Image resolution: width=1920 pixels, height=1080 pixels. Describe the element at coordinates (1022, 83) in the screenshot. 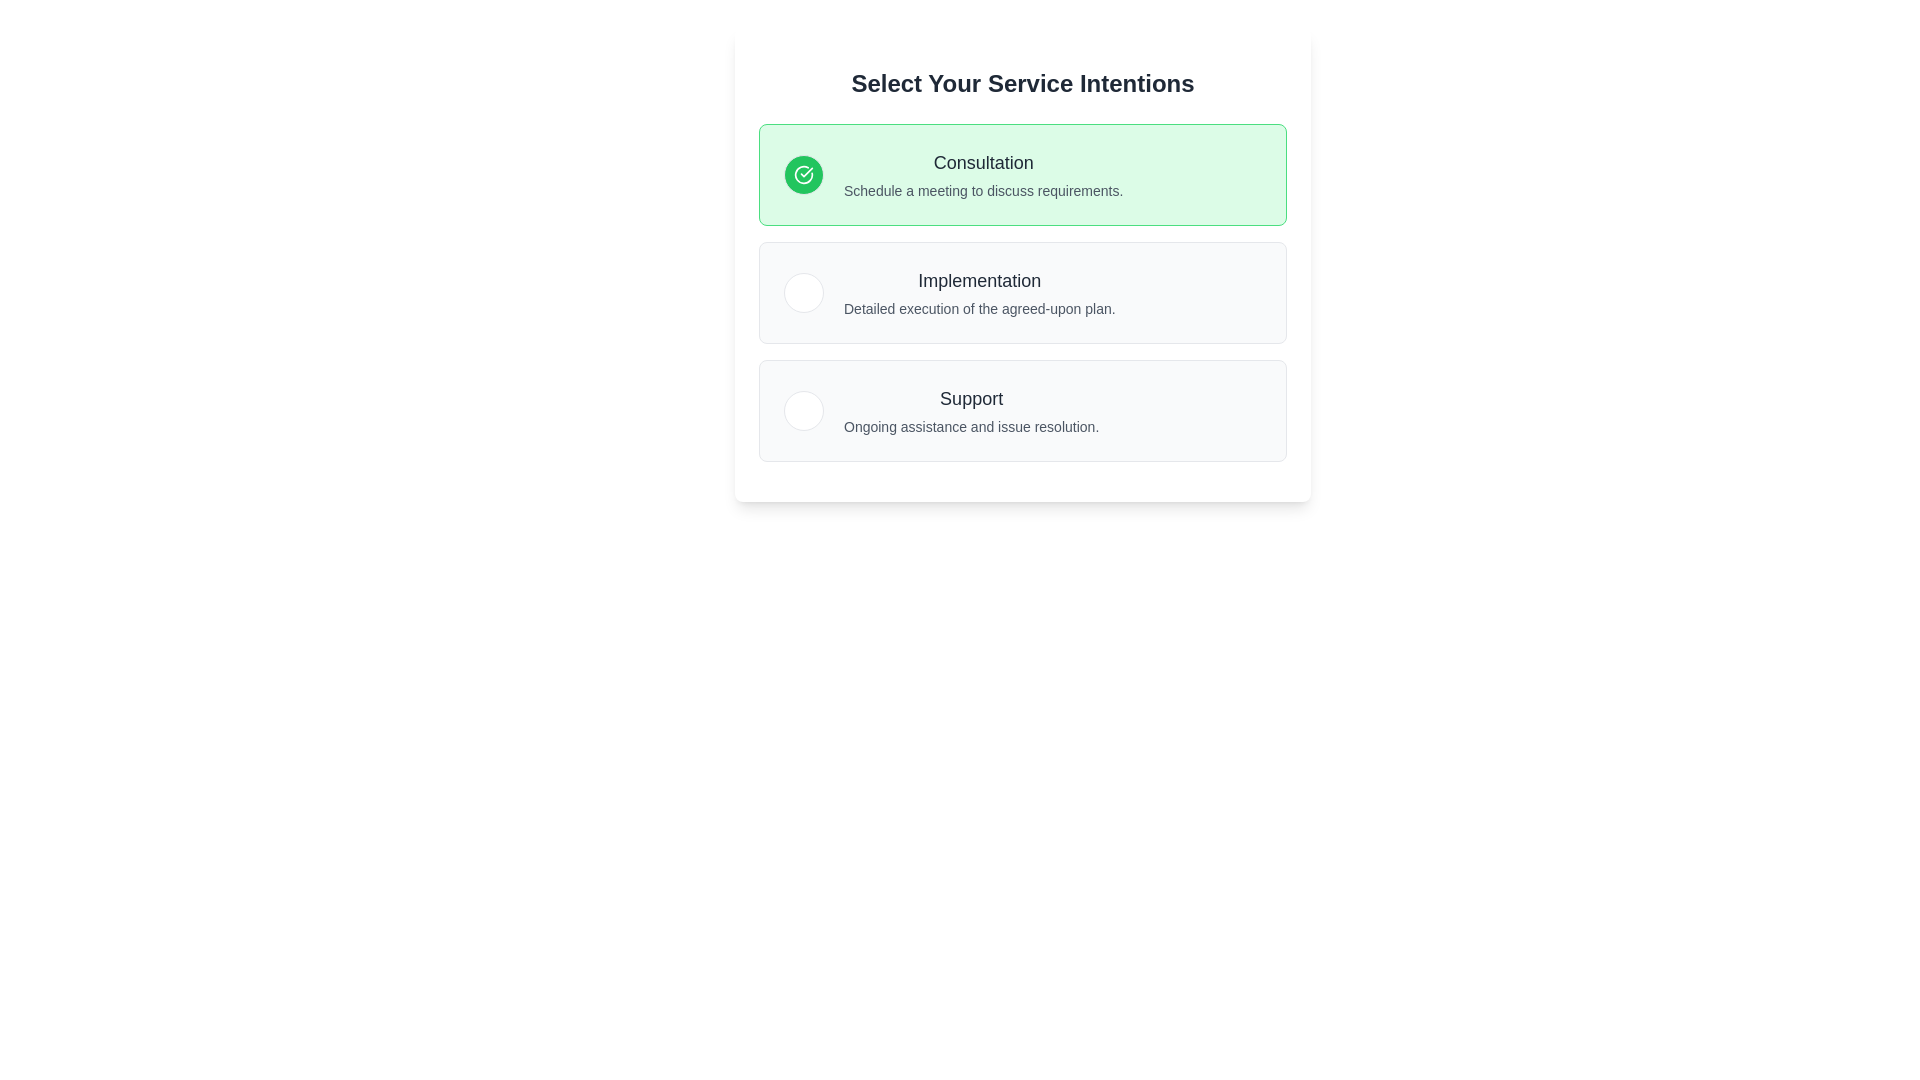

I see `the Header text element that introduces the section and guides the user in making a selection among the listed service intentions` at that location.